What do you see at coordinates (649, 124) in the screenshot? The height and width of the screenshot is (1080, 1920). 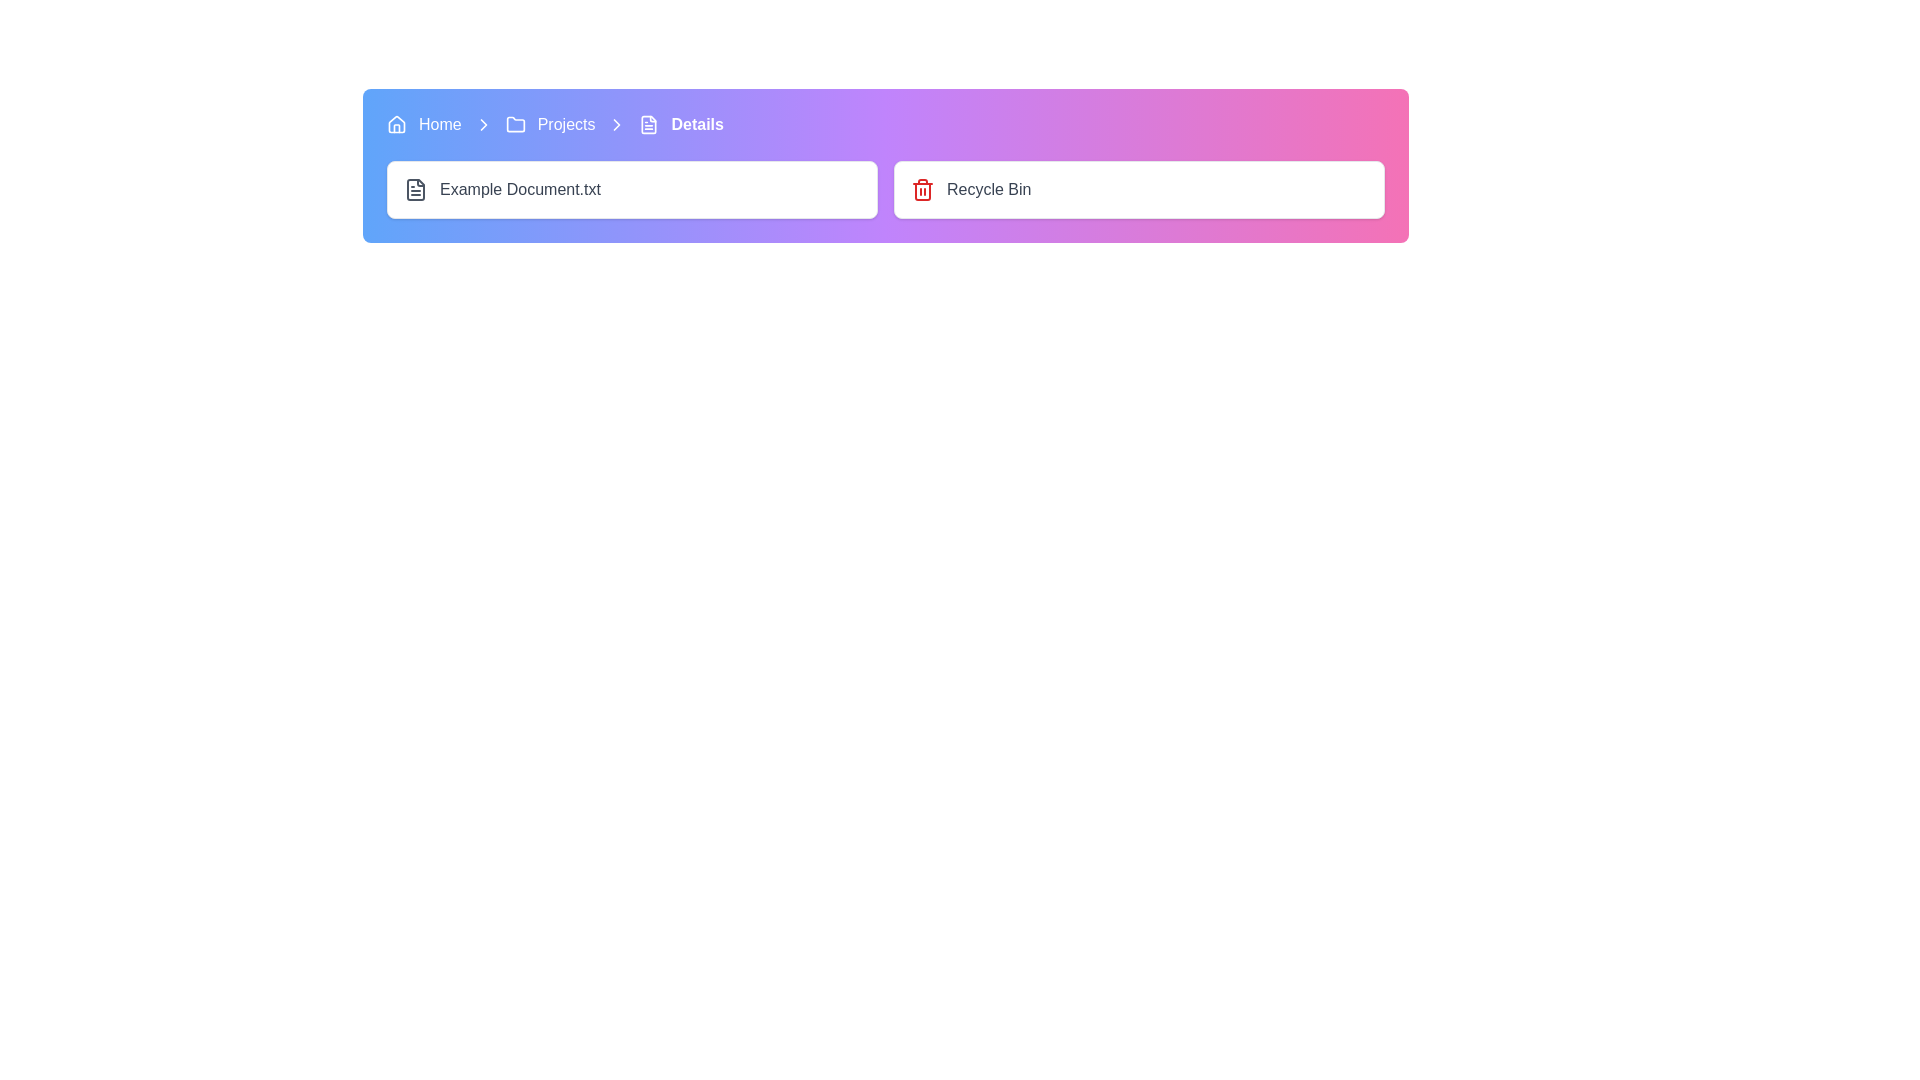 I see `the 'Details' icon in the breadcrumb navigation, which indicates the current location within the application hierarchy` at bounding box center [649, 124].